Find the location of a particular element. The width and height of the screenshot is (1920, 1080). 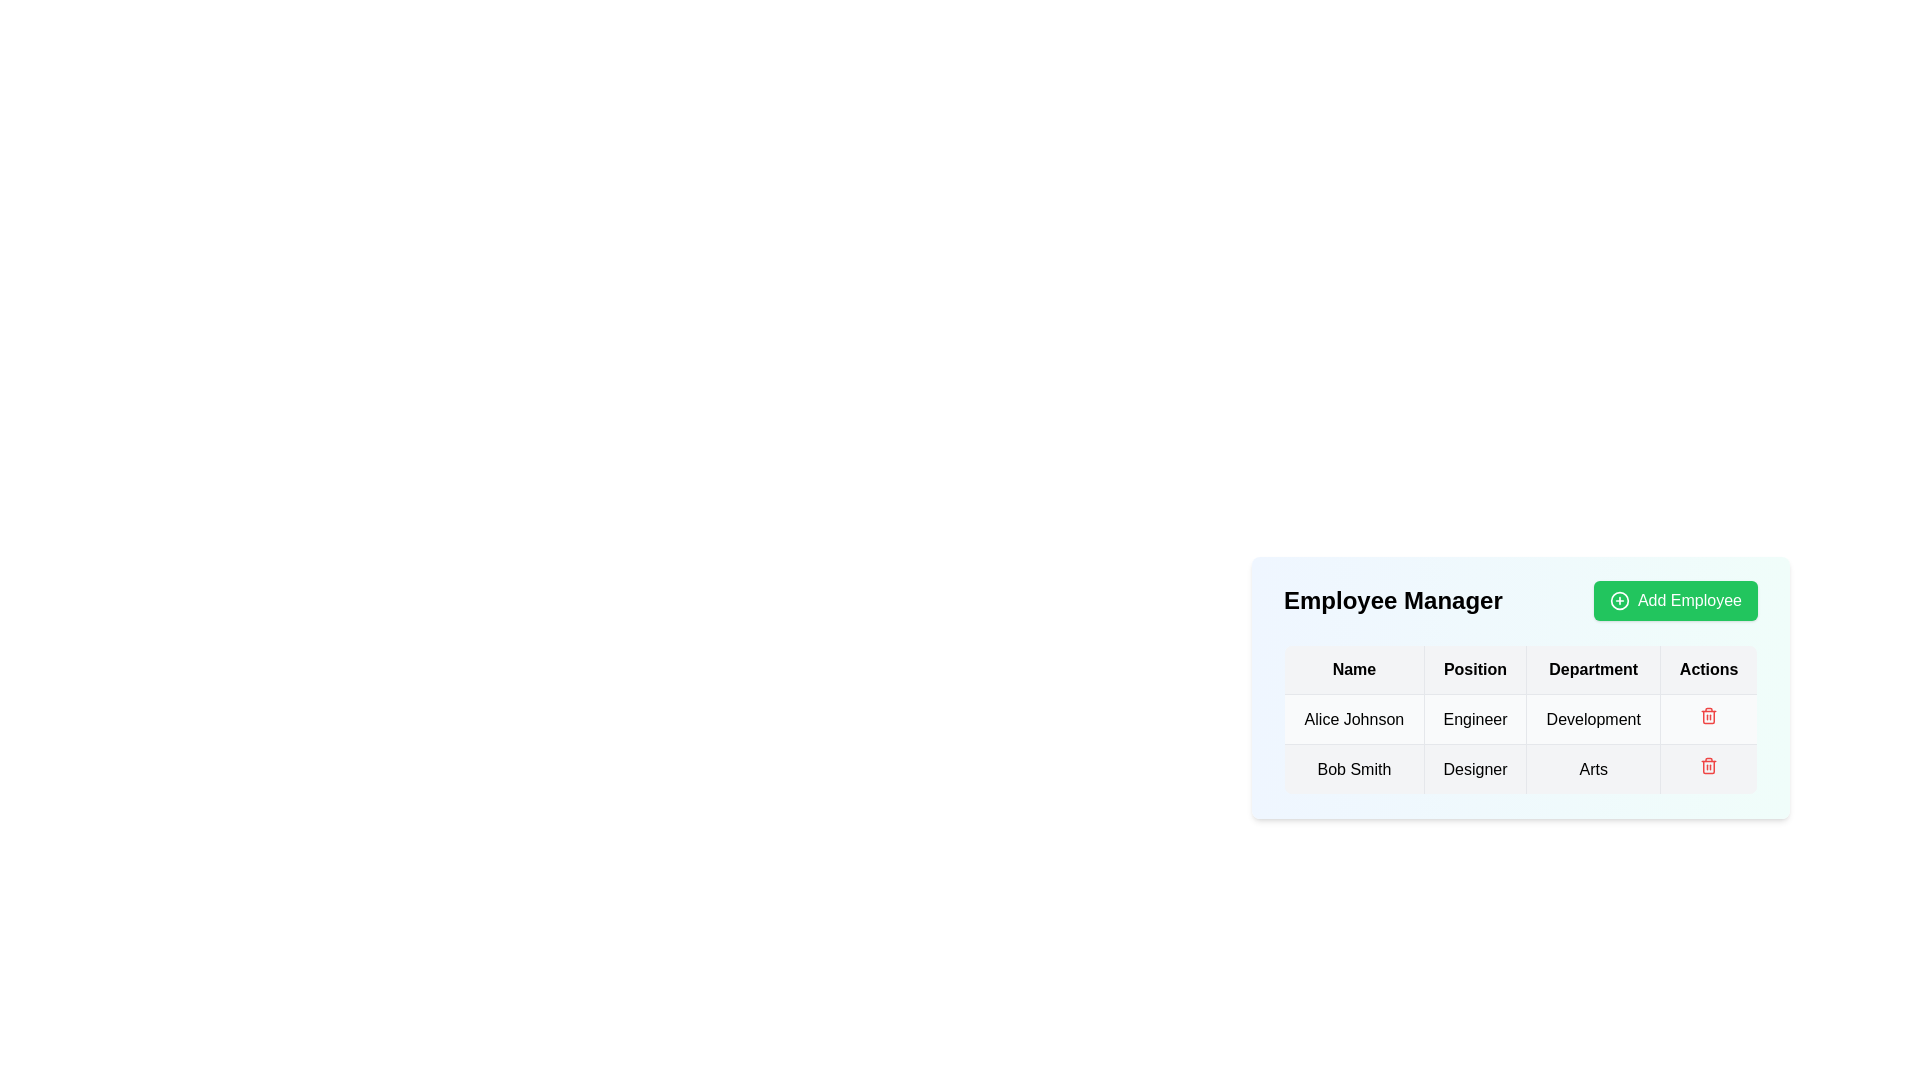

the 'Actions' column header in the table, which is the rightmost header aligned with 'Department' is located at coordinates (1708, 670).